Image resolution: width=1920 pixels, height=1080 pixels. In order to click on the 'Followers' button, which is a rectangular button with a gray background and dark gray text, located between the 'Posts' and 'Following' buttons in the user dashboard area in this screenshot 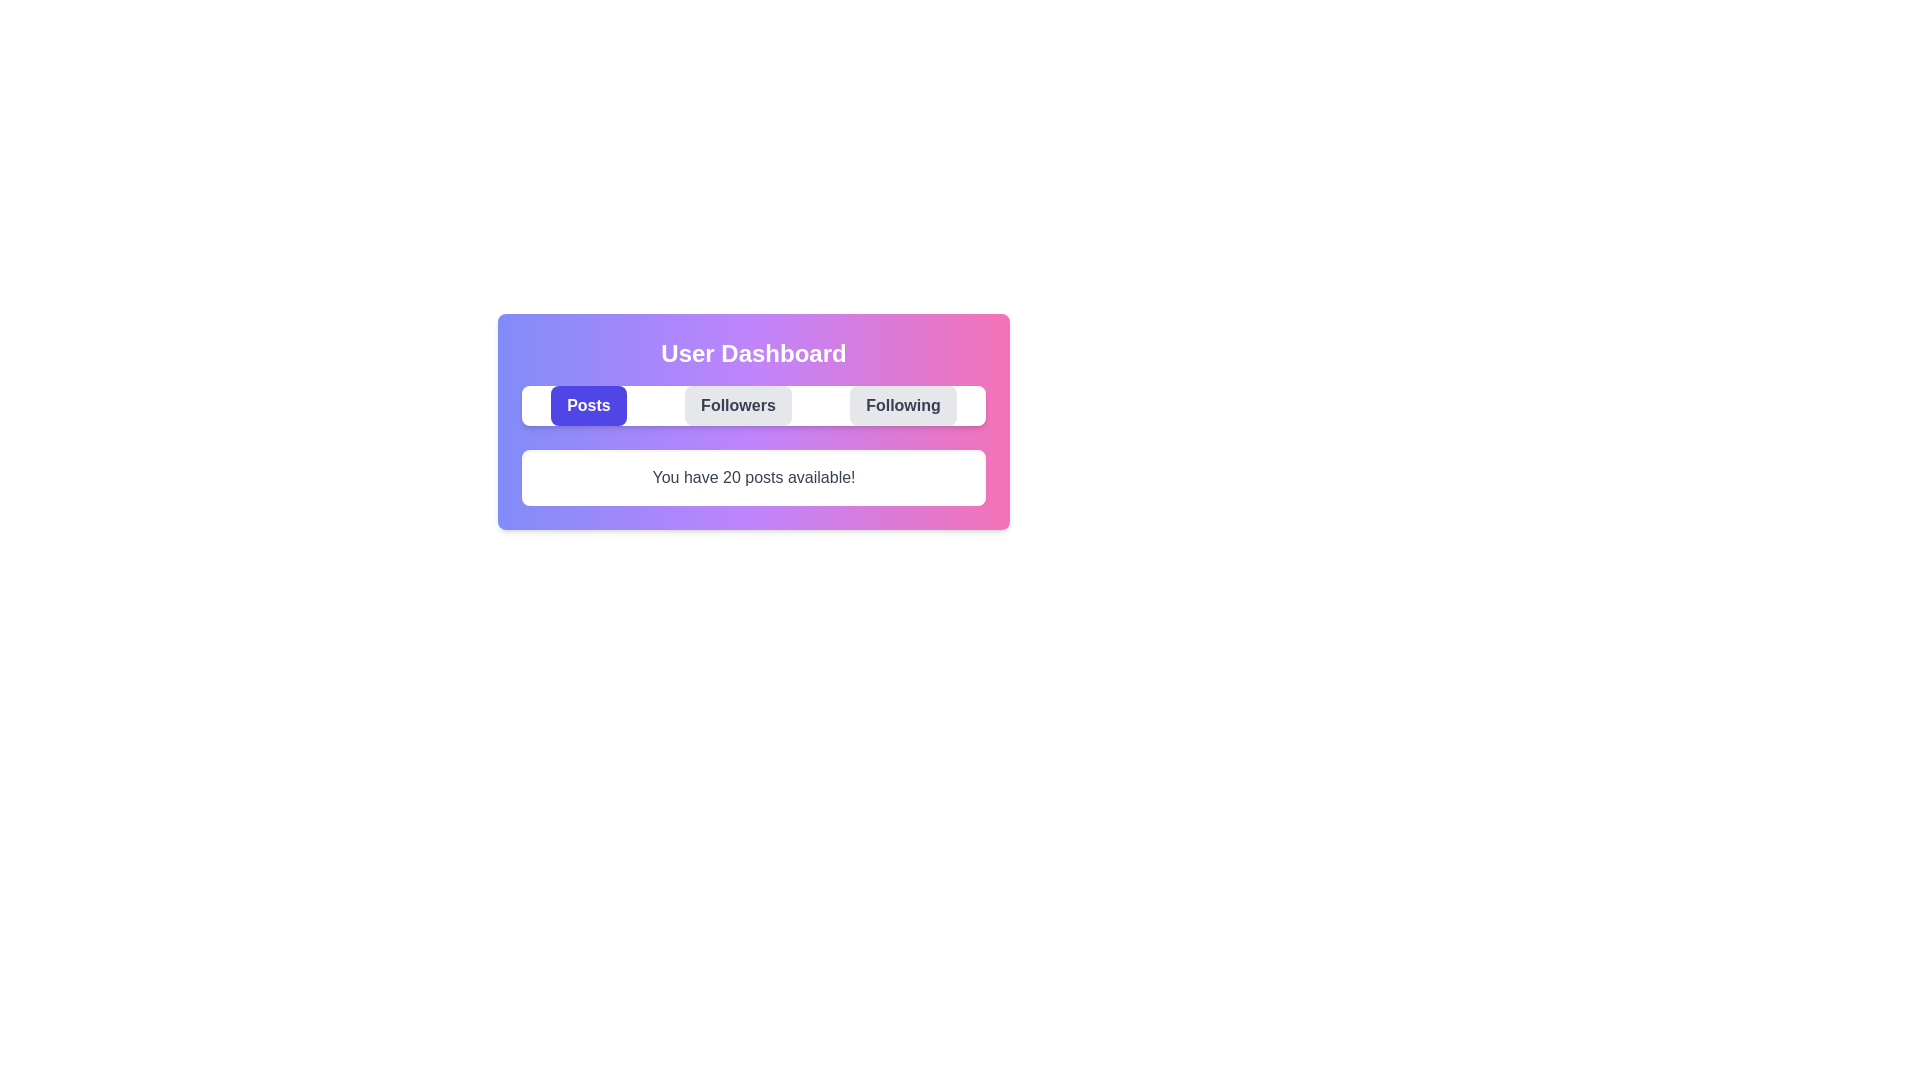, I will do `click(737, 405)`.